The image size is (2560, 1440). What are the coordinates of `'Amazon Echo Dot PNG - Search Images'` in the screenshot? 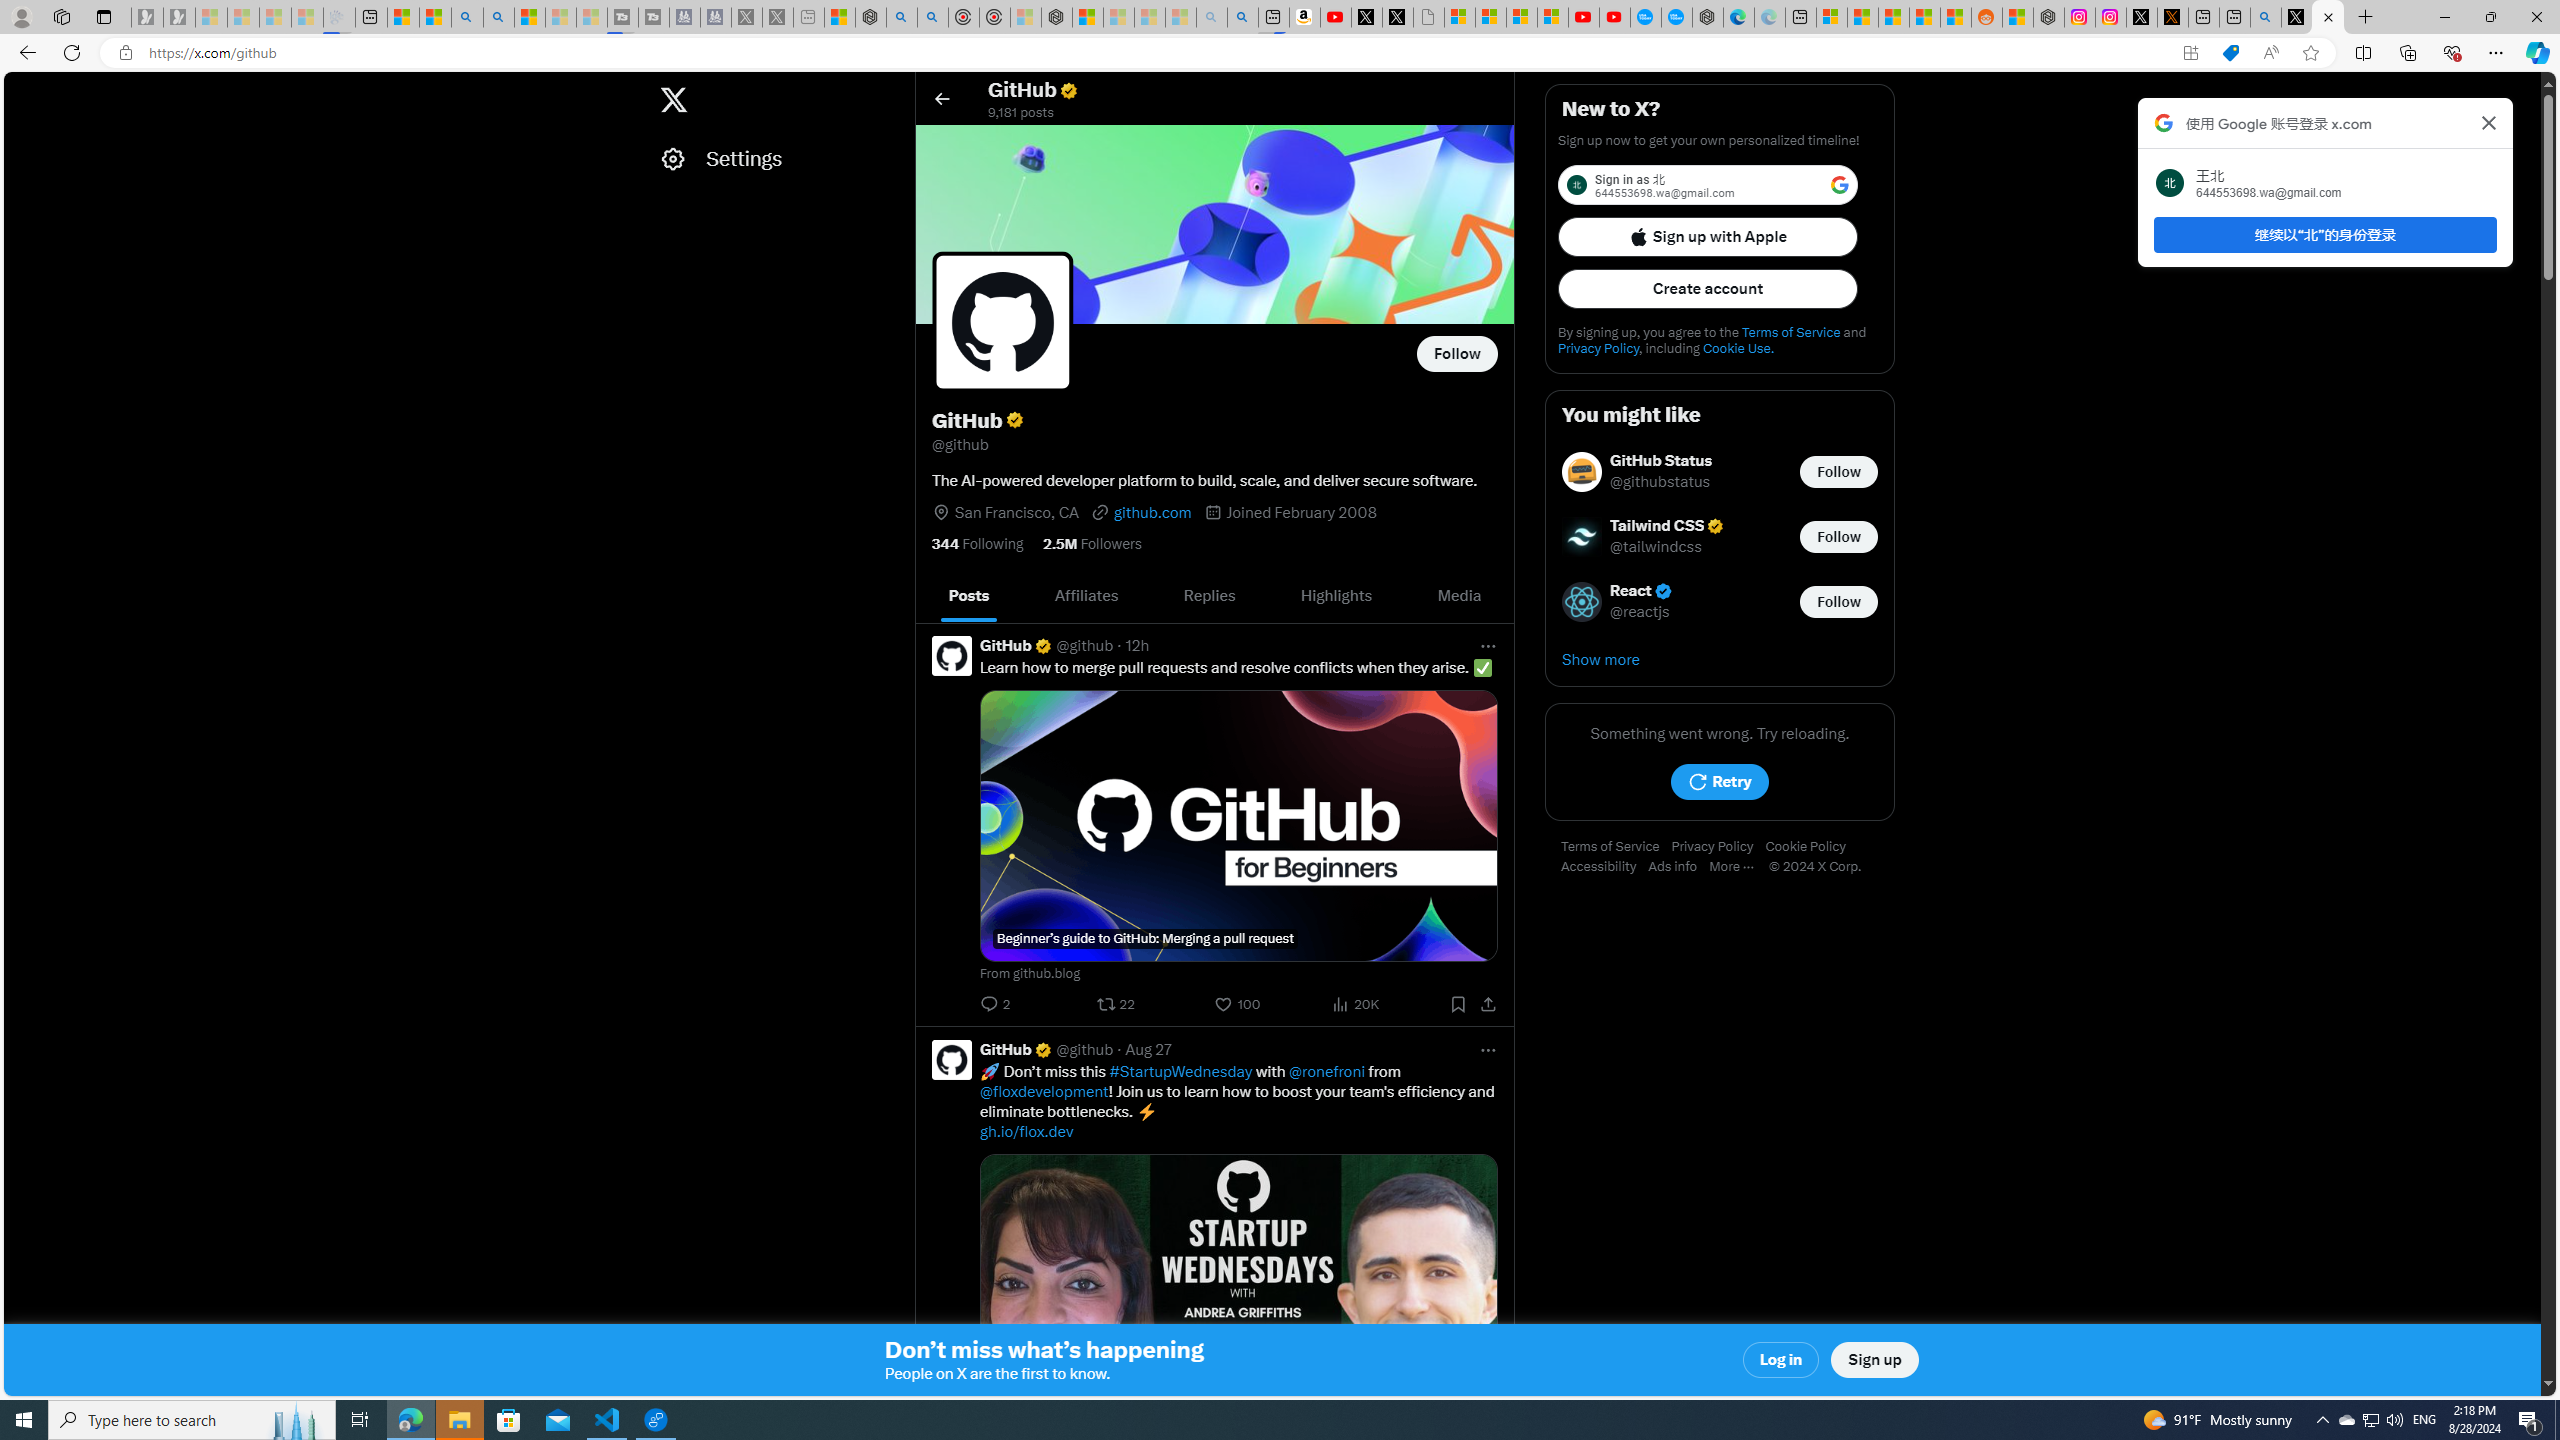 It's located at (1242, 16).